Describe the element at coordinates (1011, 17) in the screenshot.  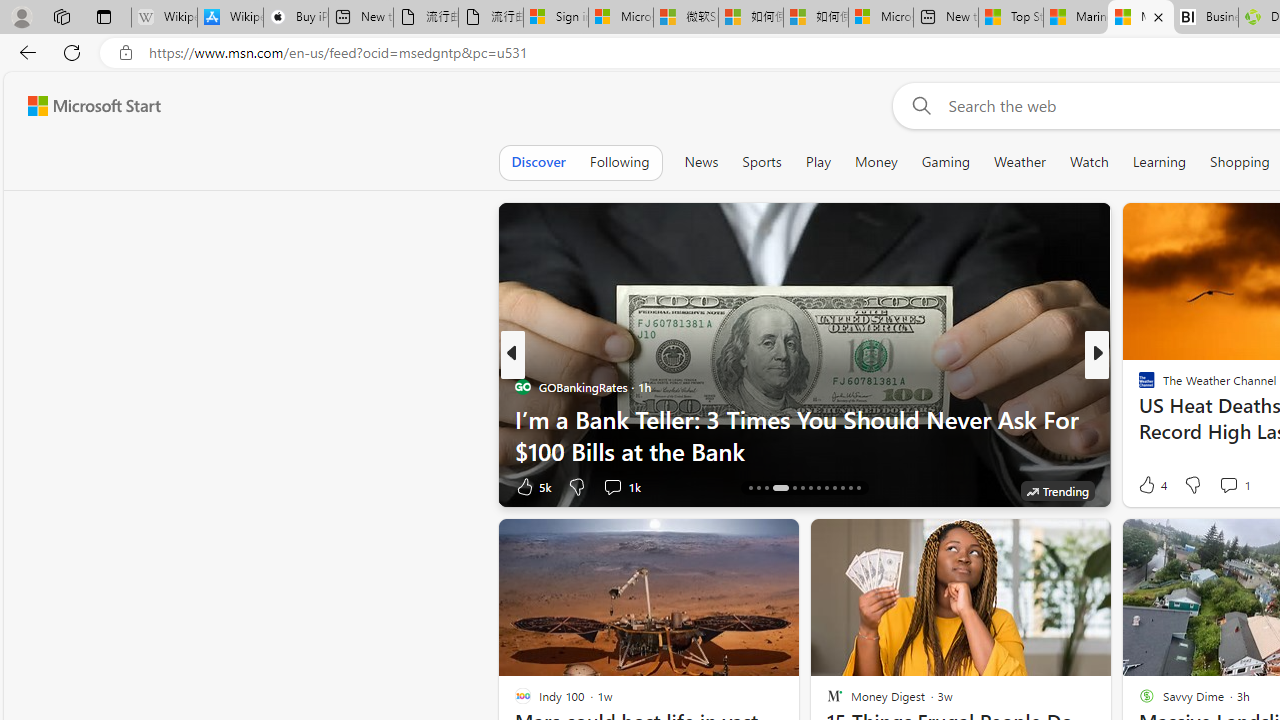
I see `'Top Stories - MSN'` at that location.